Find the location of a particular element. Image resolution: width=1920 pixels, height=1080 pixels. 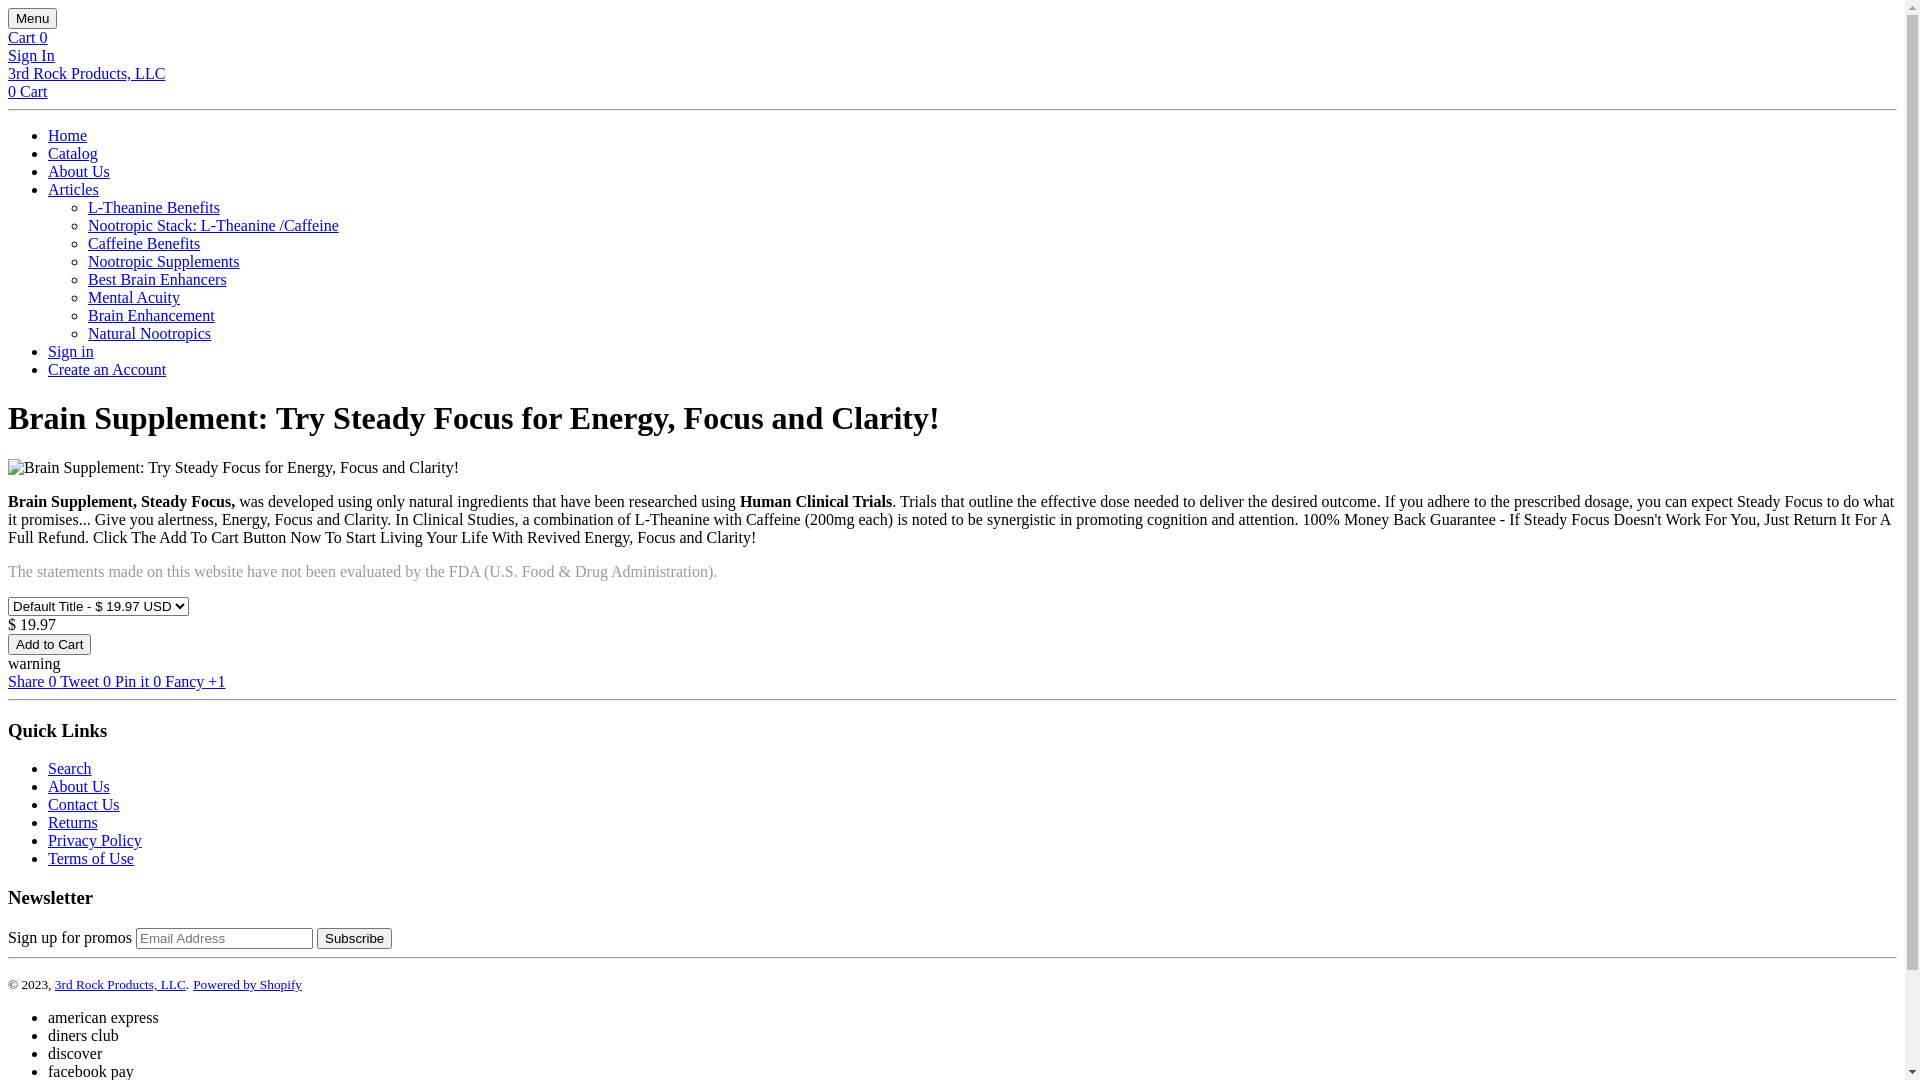

'Fancy' is located at coordinates (186, 680).